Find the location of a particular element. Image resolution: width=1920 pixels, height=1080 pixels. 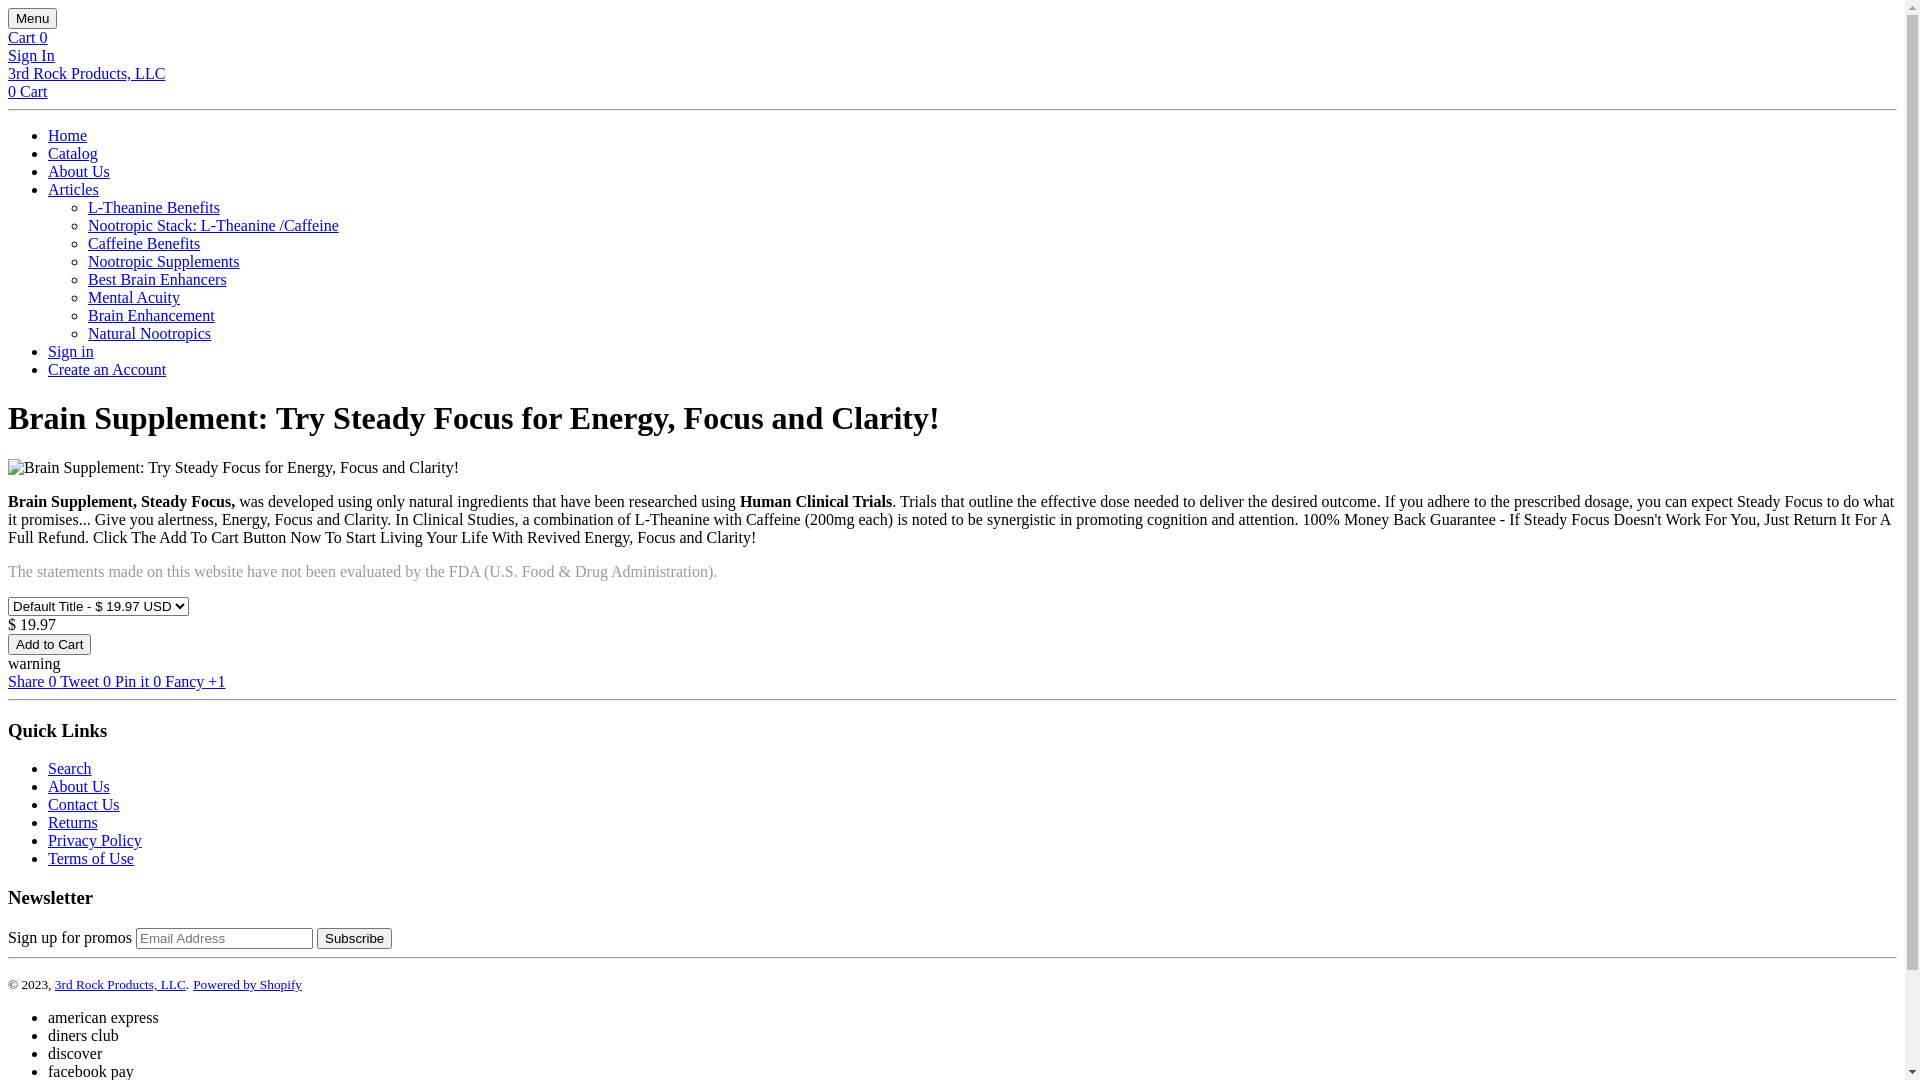

'Fancy' is located at coordinates (186, 680).